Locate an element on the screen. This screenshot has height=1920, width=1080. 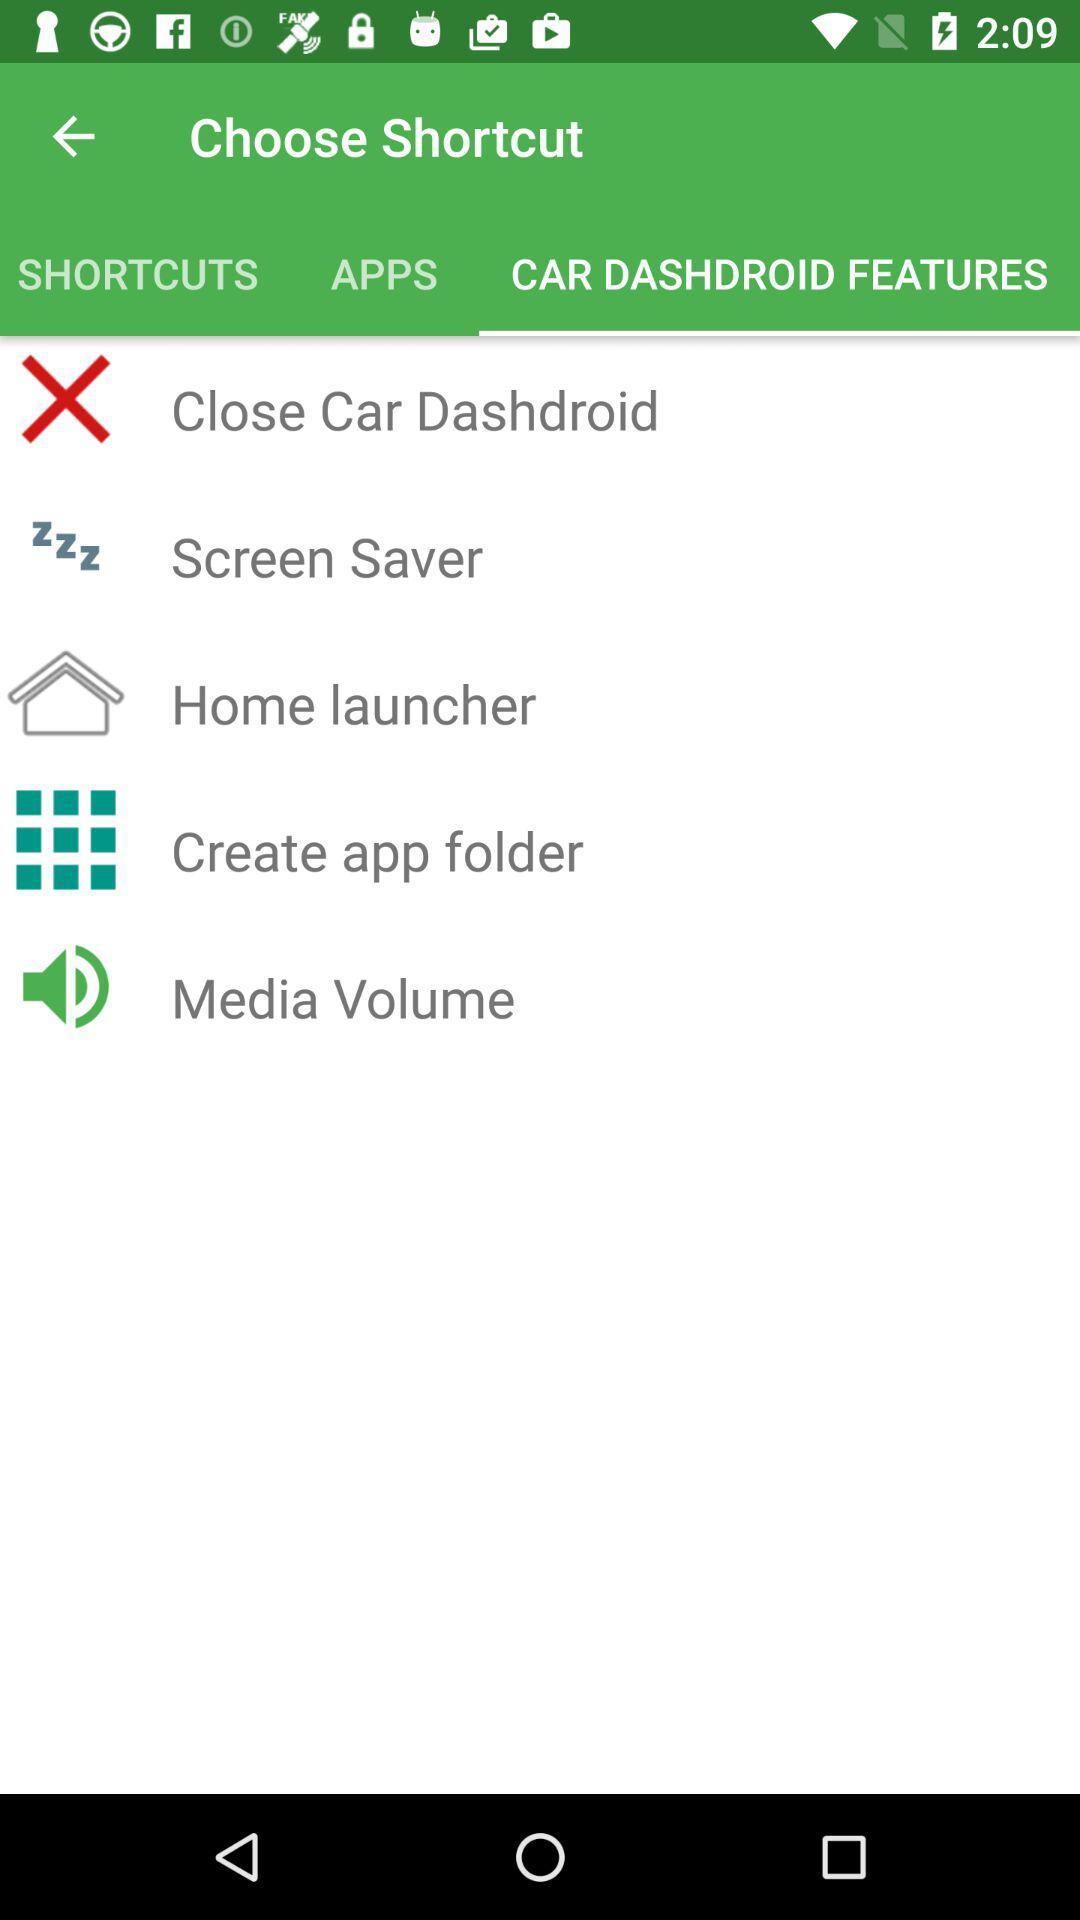
icon above the shortcuts icon is located at coordinates (72, 135).